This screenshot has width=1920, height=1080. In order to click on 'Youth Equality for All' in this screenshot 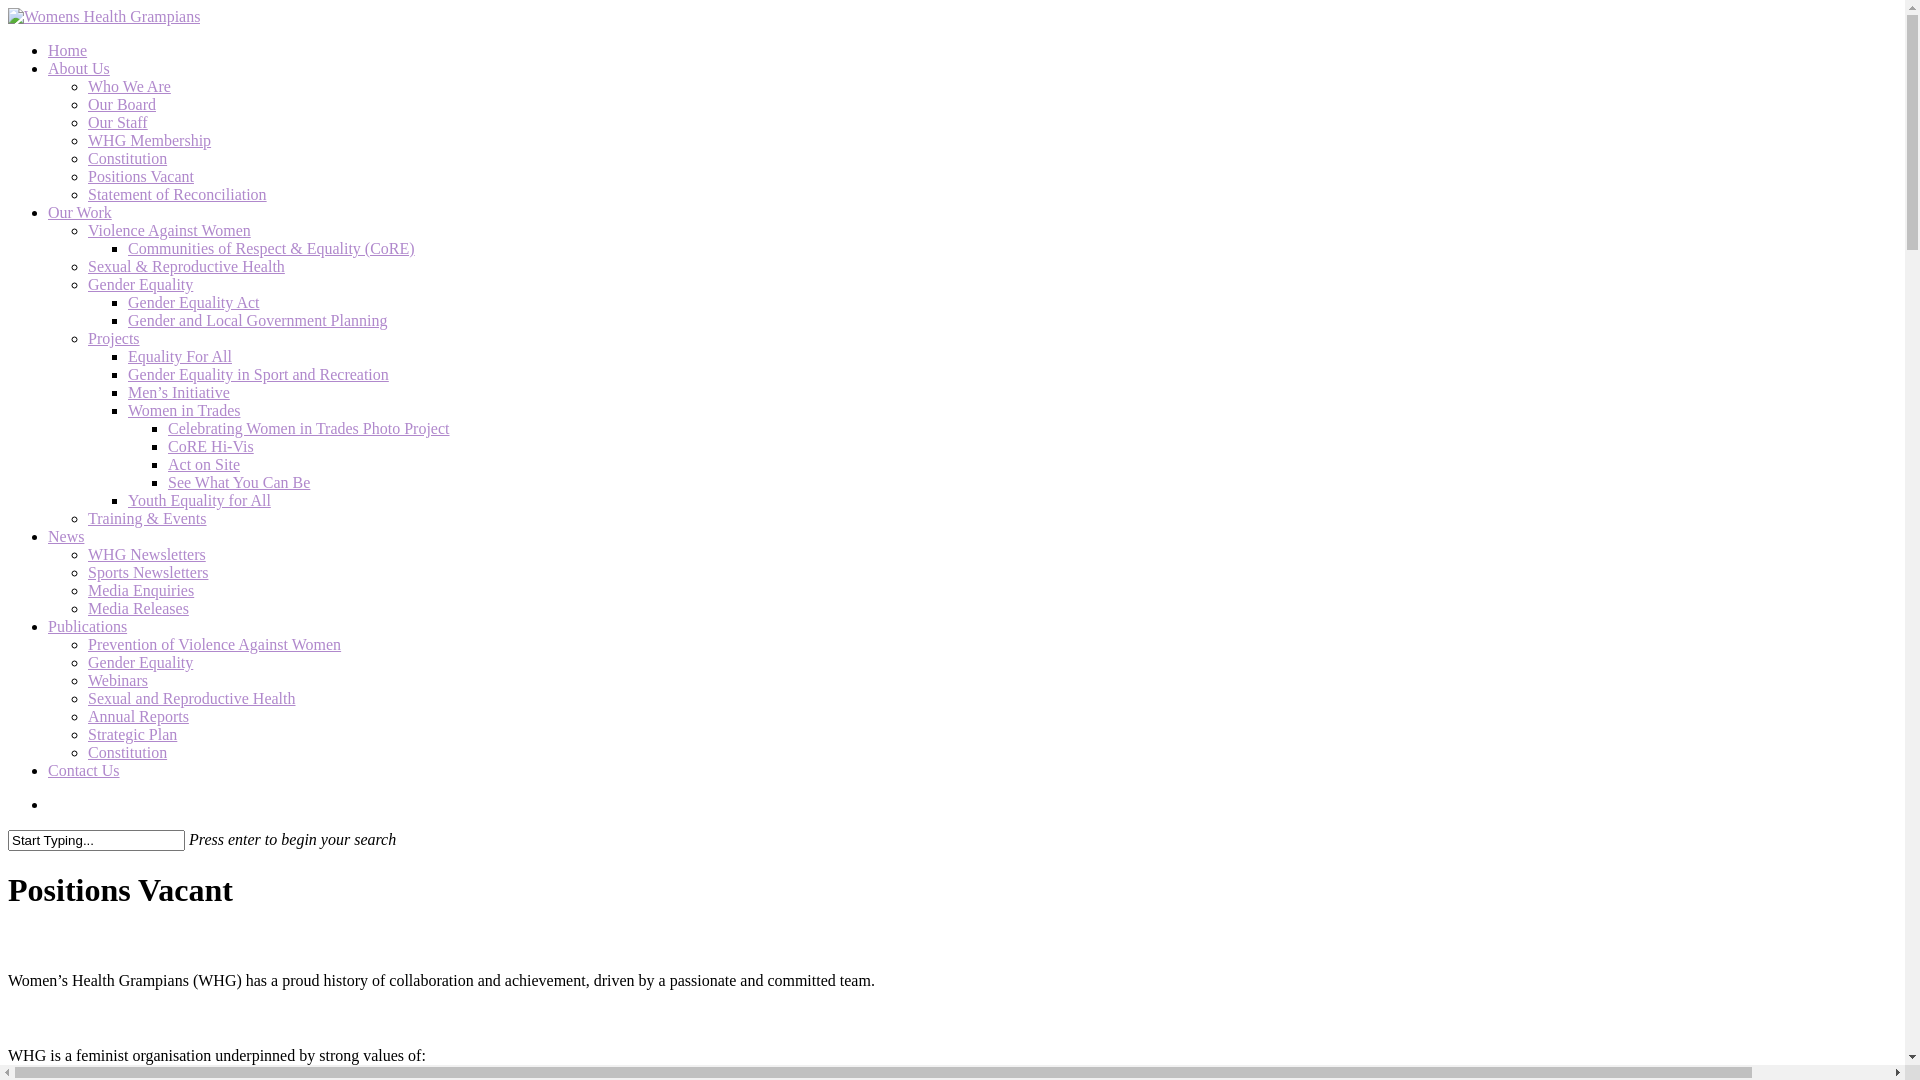, I will do `click(199, 499)`.